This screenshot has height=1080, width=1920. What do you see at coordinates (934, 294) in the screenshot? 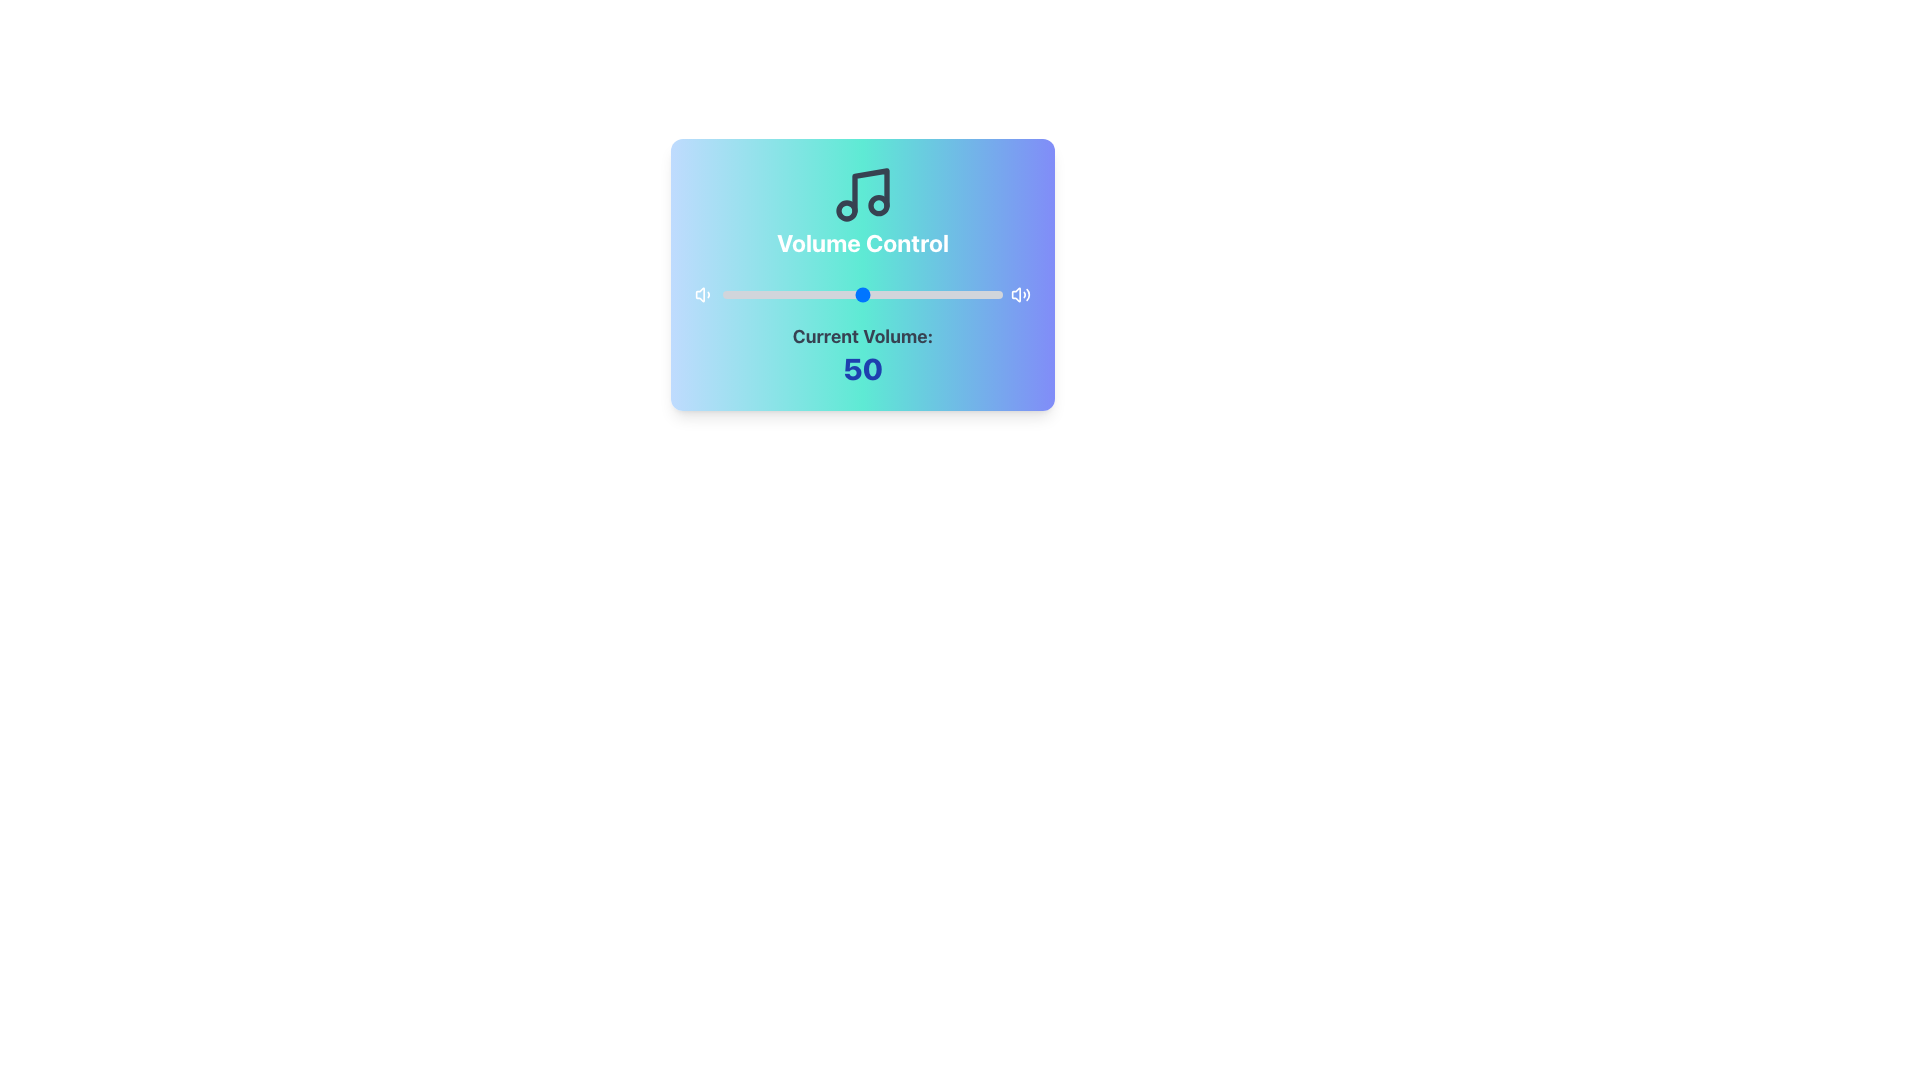
I see `the slider` at bounding box center [934, 294].